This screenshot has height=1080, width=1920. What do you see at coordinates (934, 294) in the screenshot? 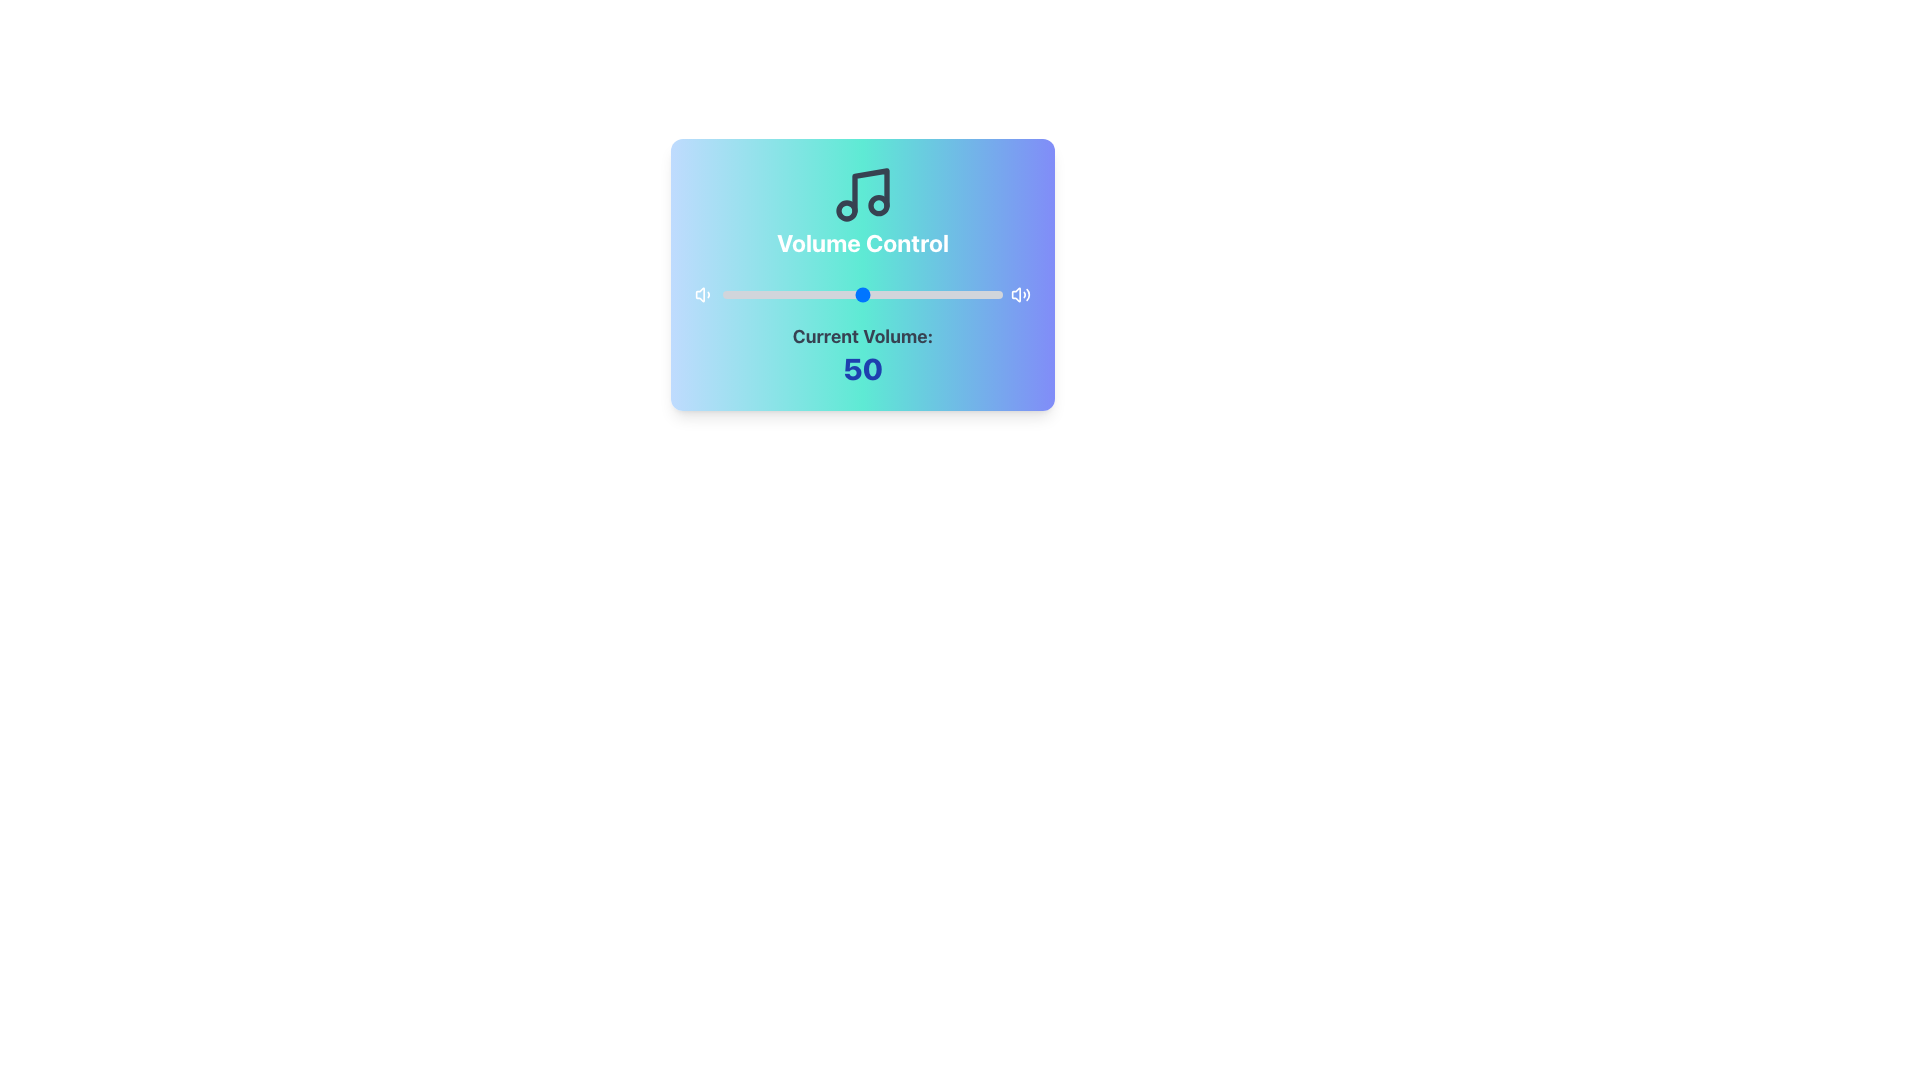
I see `the slider` at bounding box center [934, 294].